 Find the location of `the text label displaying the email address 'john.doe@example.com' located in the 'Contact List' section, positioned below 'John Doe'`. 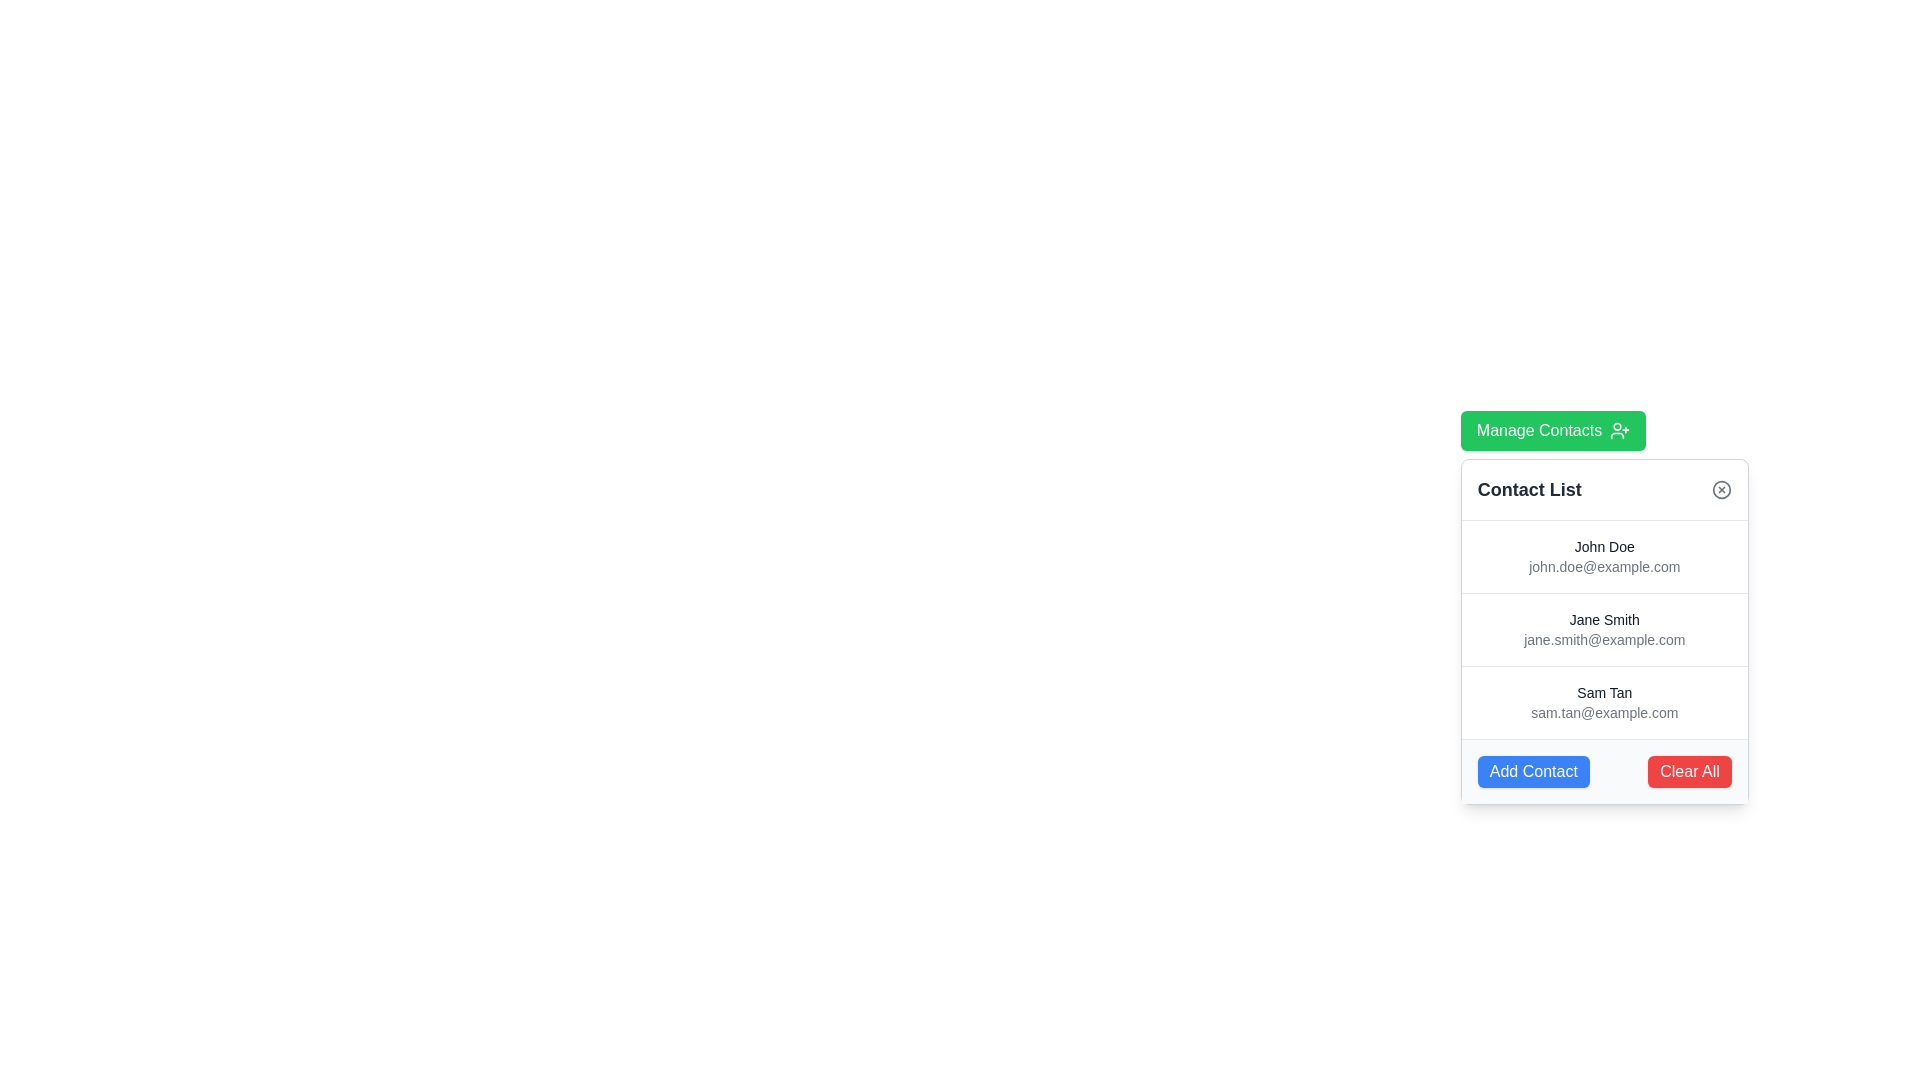

the text label displaying the email address 'john.doe@example.com' located in the 'Contact List' section, positioned below 'John Doe' is located at coordinates (1604, 567).